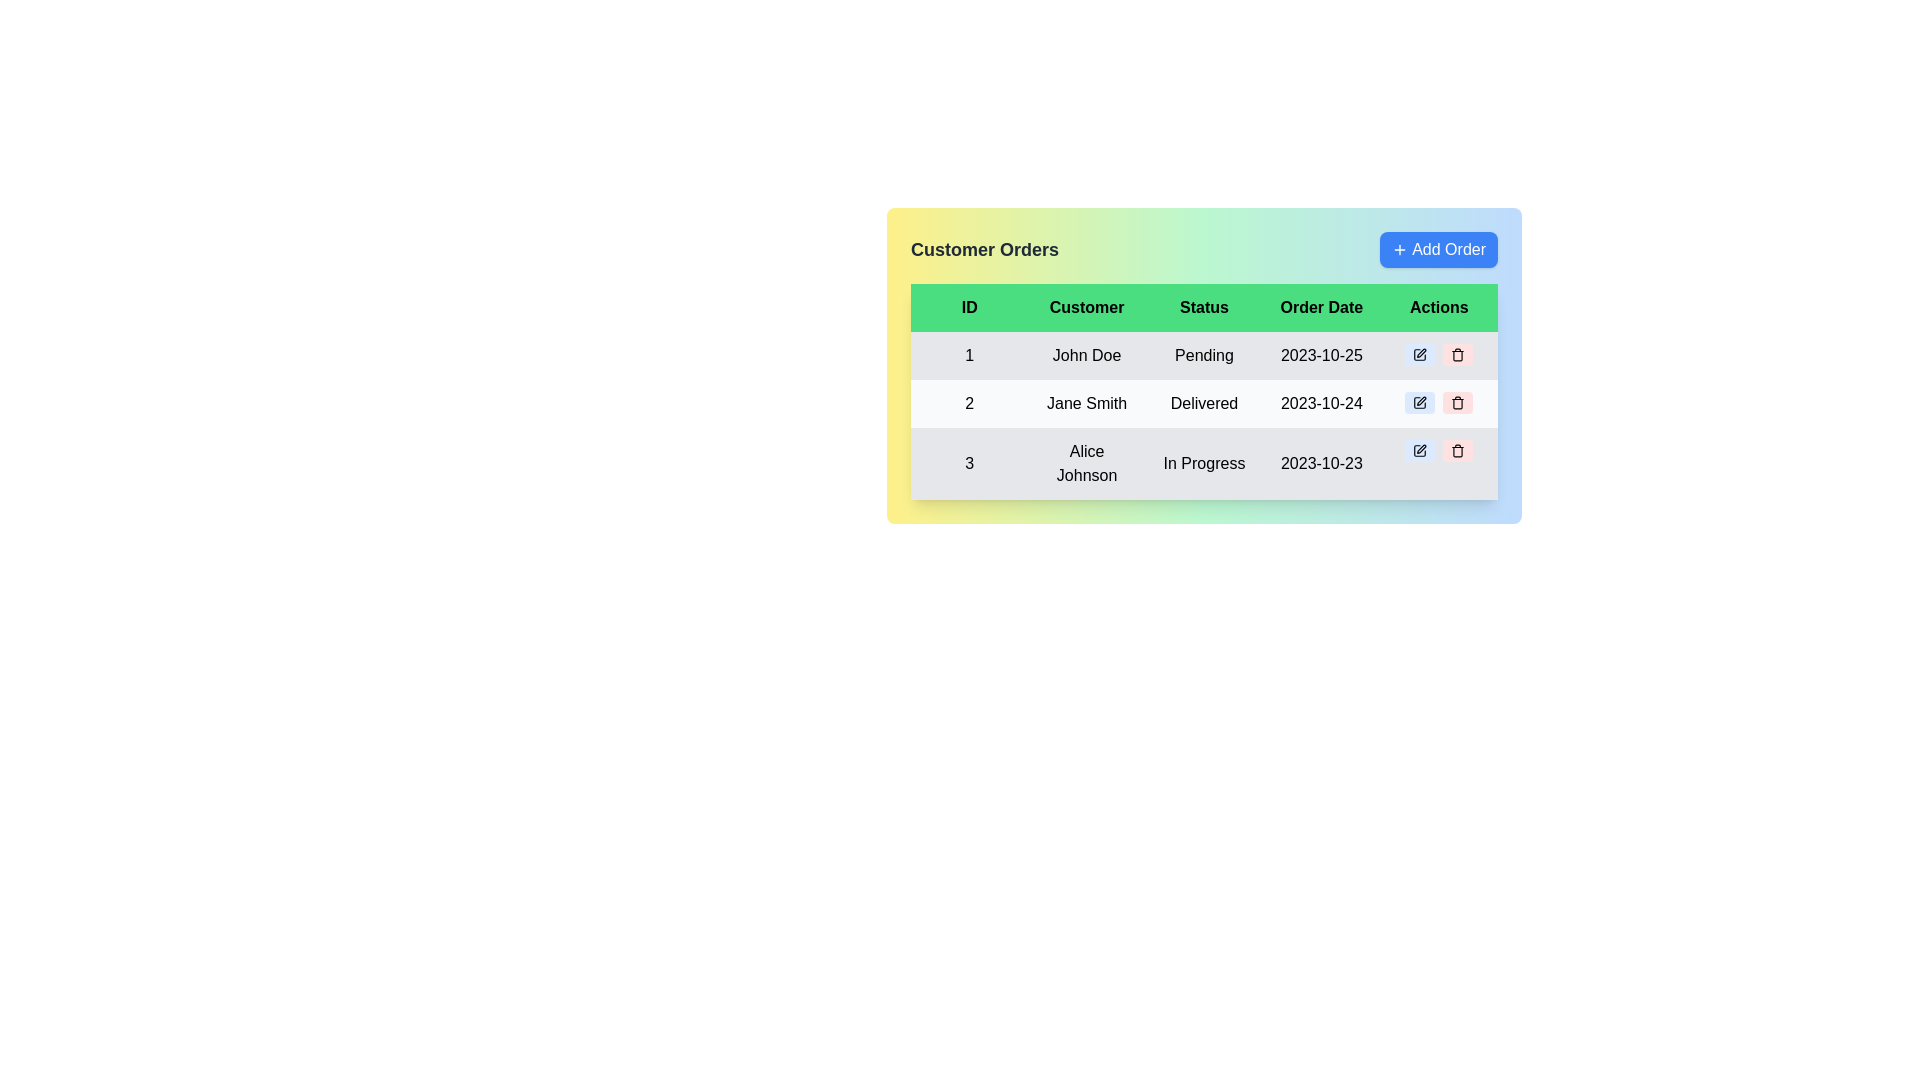 The image size is (1920, 1080). What do you see at coordinates (1203, 308) in the screenshot?
I see `the header label indicating the status information in the table, located between the 'Customer' and 'Order Date' headers` at bounding box center [1203, 308].